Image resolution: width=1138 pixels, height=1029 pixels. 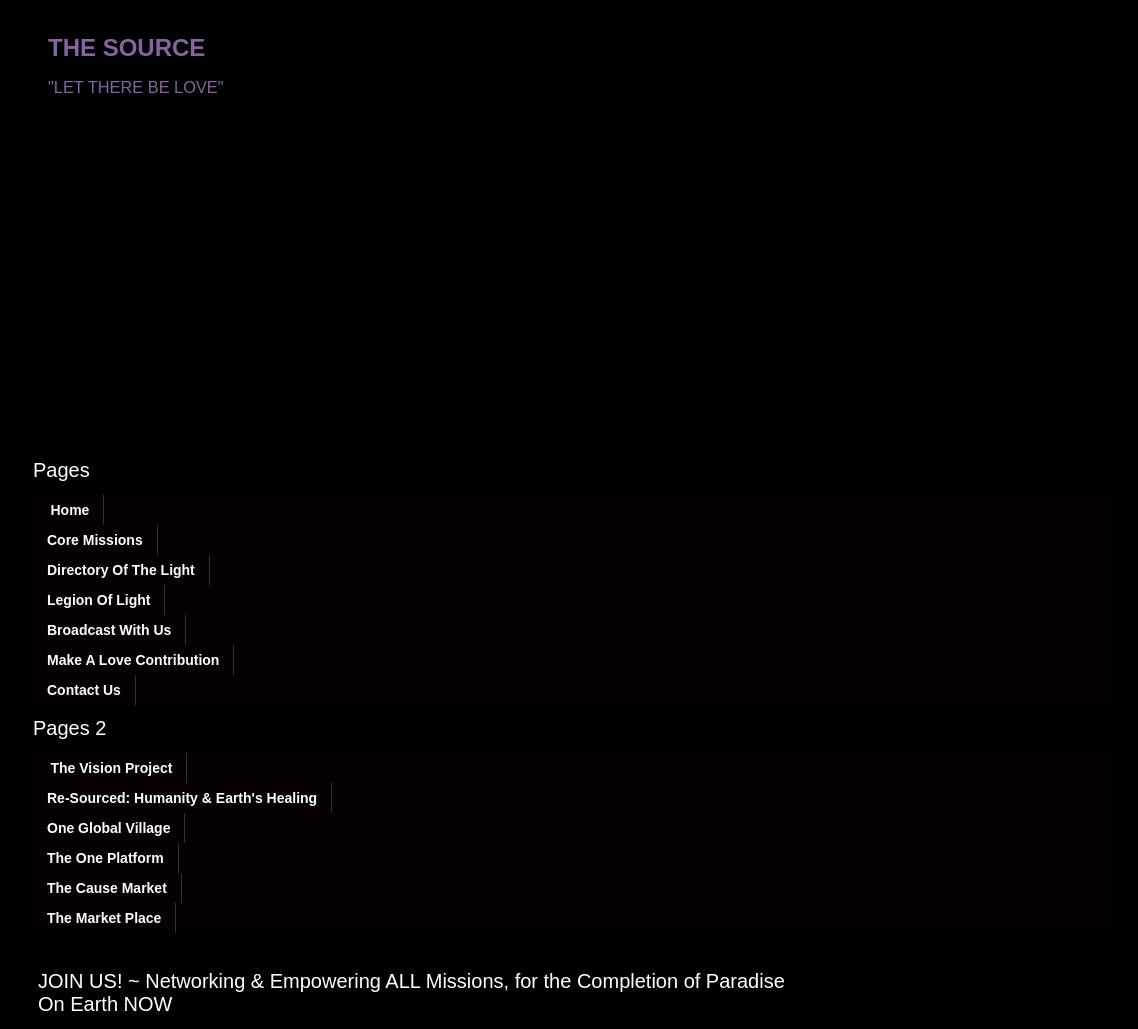 What do you see at coordinates (68, 727) in the screenshot?
I see `'Pages 2'` at bounding box center [68, 727].